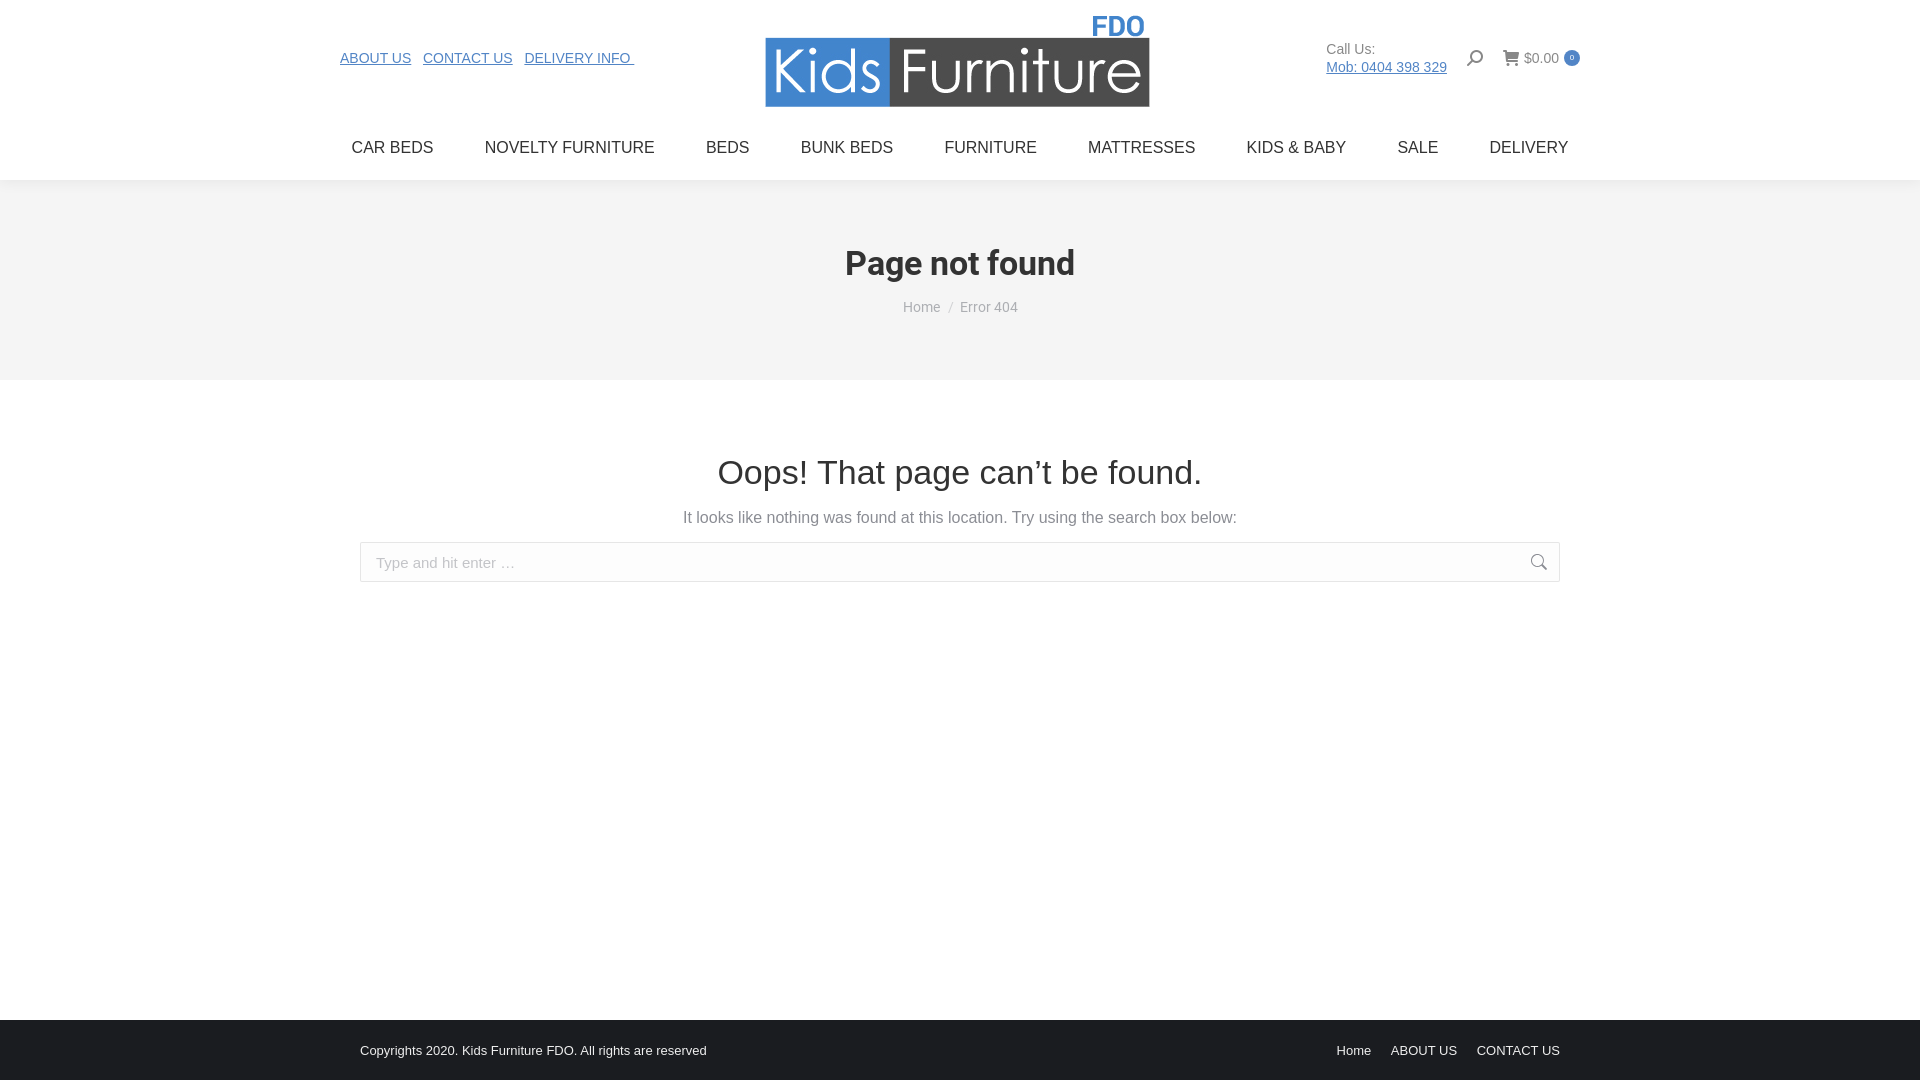 Image resolution: width=1920 pixels, height=1080 pixels. I want to click on 'SALE', so click(1416, 146).